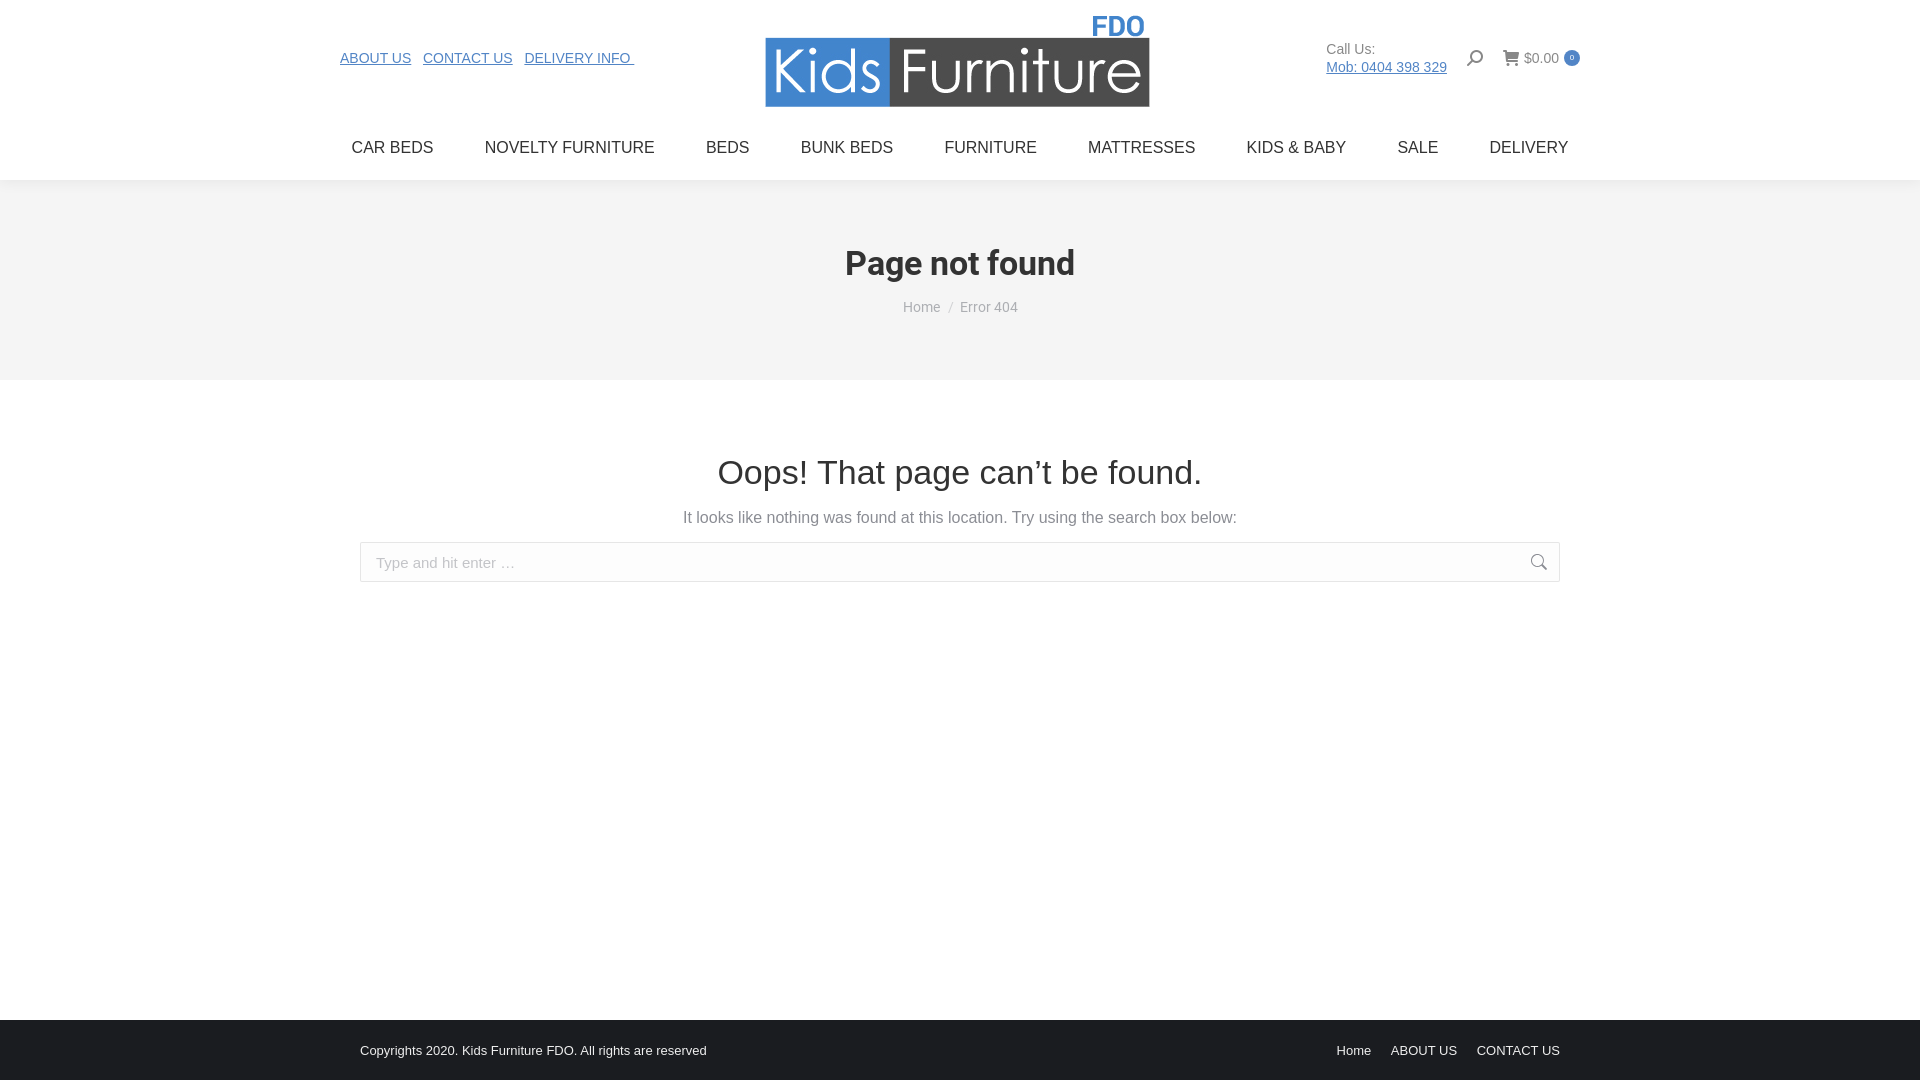 Image resolution: width=1920 pixels, height=1080 pixels. I want to click on 'SALE', so click(1416, 146).